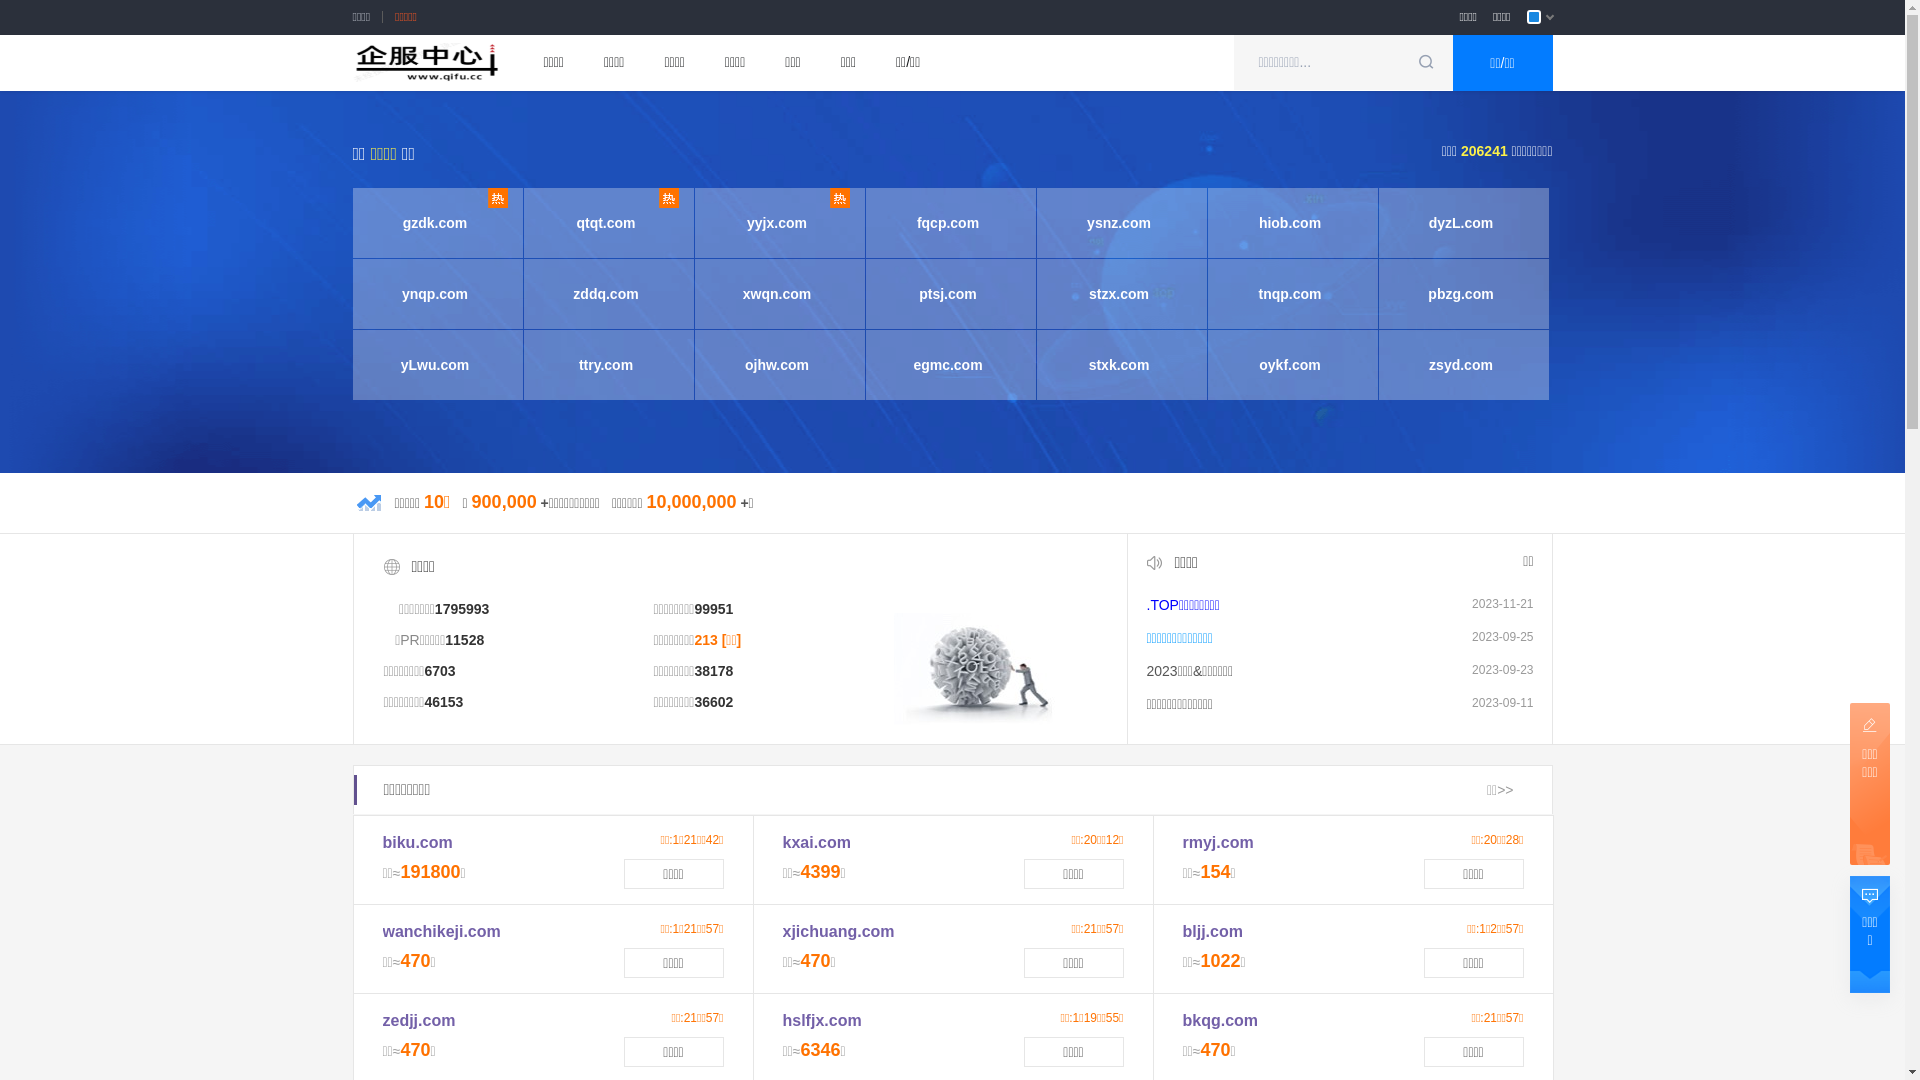 The image size is (1920, 1080). I want to click on 'fqcp.com', so click(947, 223).